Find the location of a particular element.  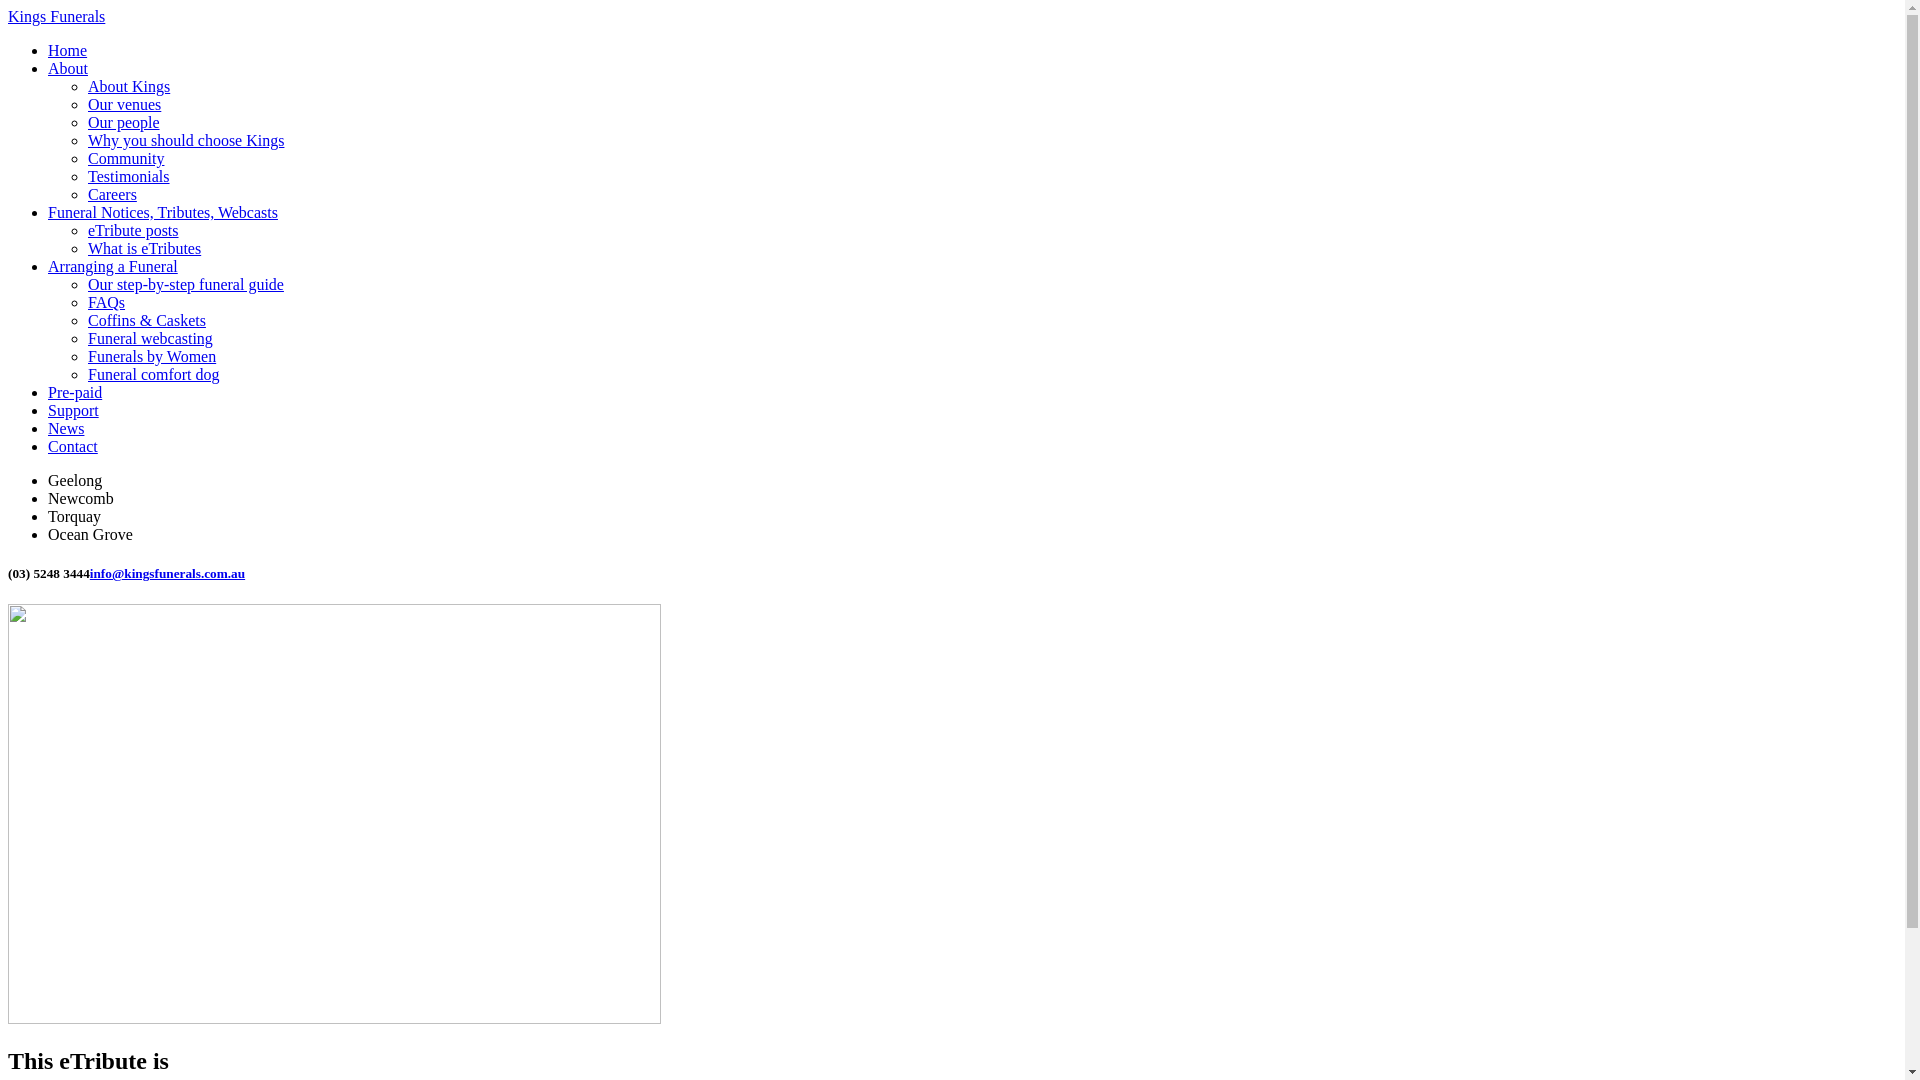

'info@kingsfunerals.com.au' is located at coordinates (167, 573).